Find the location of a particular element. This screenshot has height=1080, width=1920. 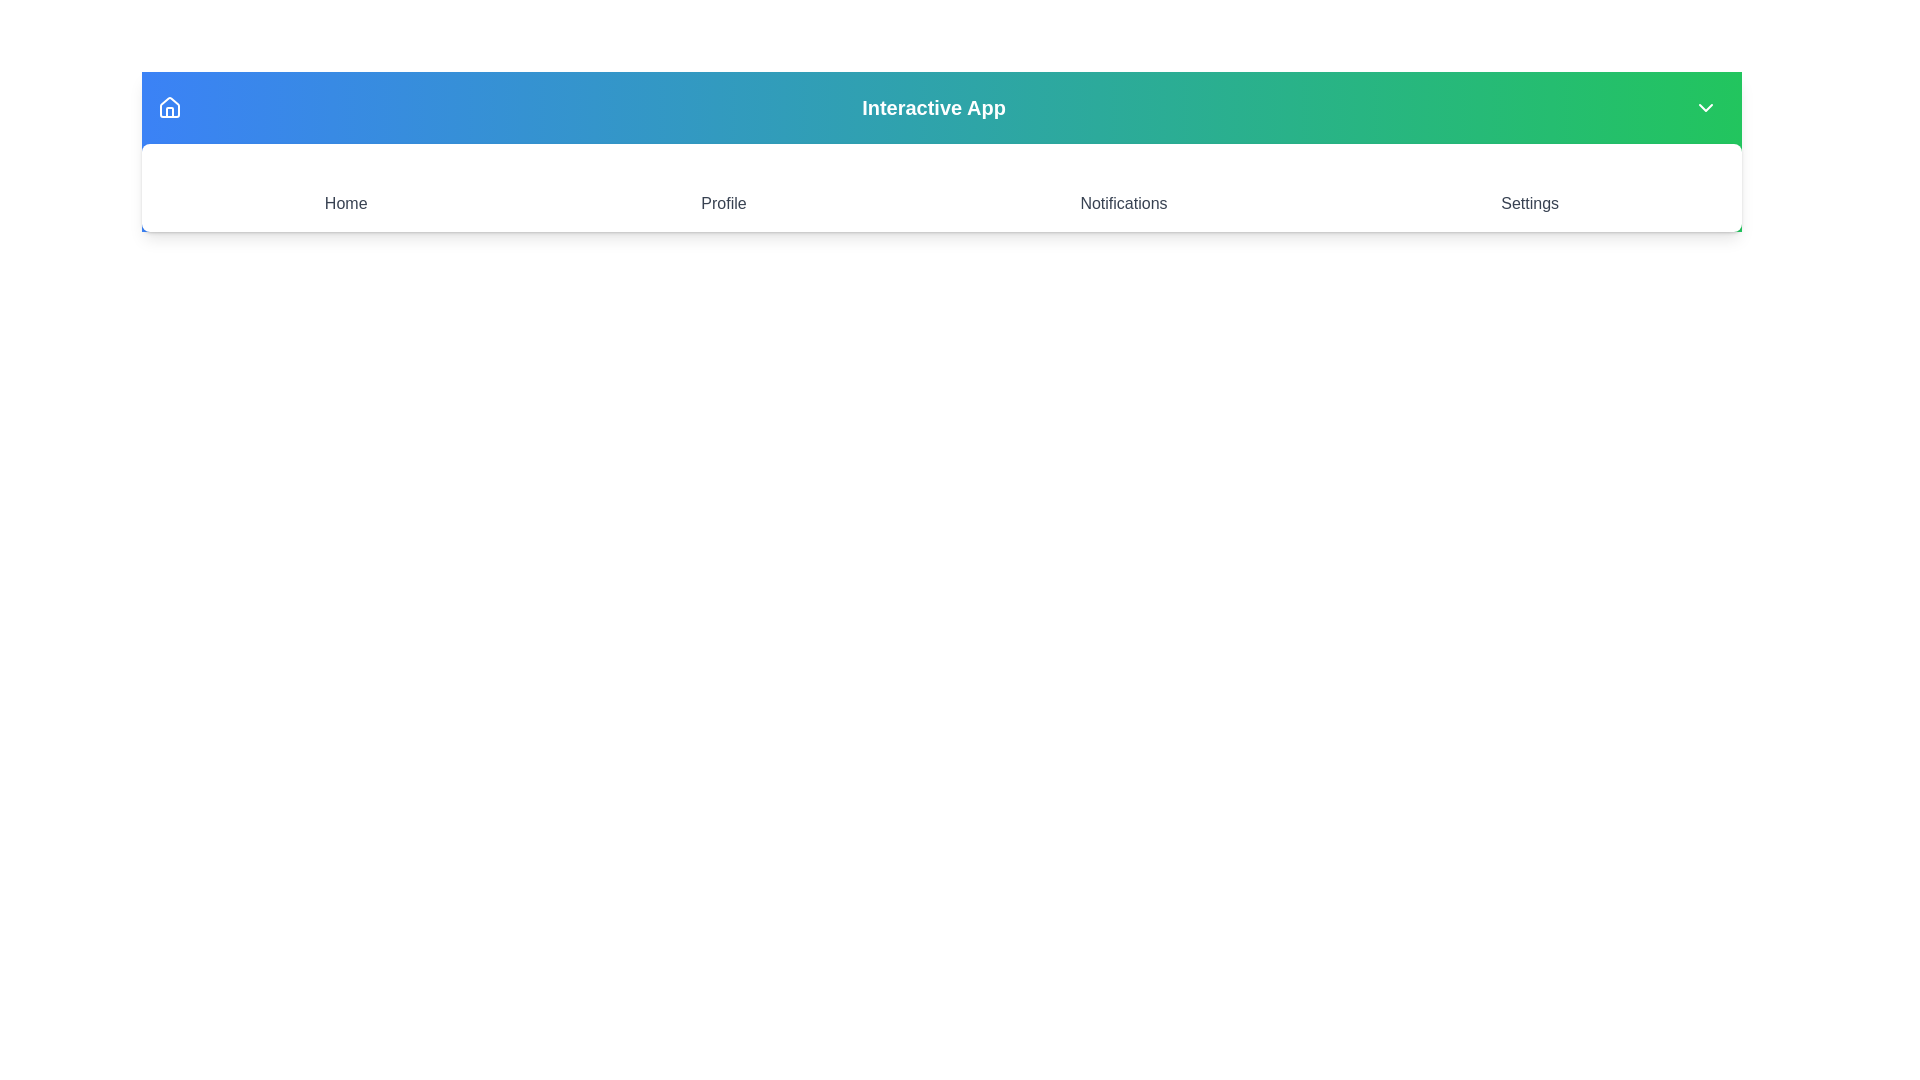

the Notifications icon to navigate to the corresponding section is located at coordinates (1123, 188).